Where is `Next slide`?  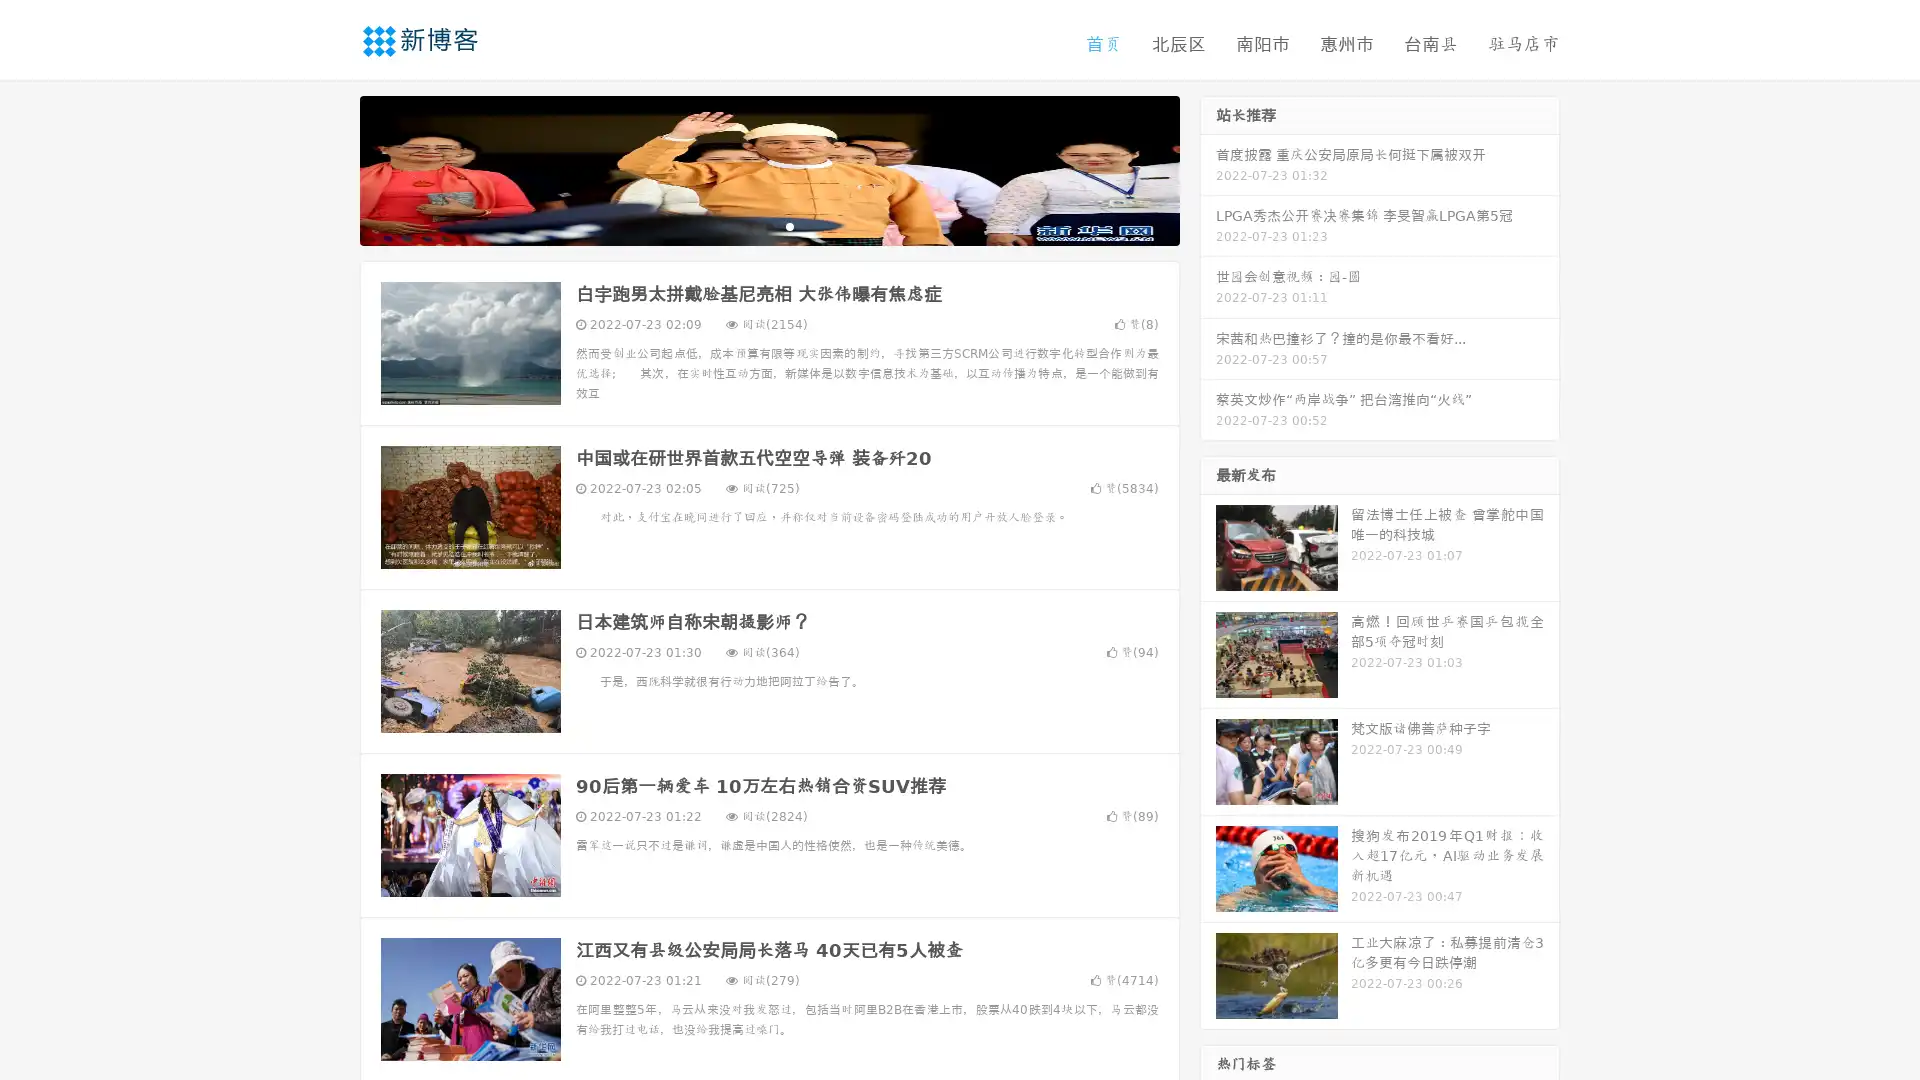
Next slide is located at coordinates (1208, 168).